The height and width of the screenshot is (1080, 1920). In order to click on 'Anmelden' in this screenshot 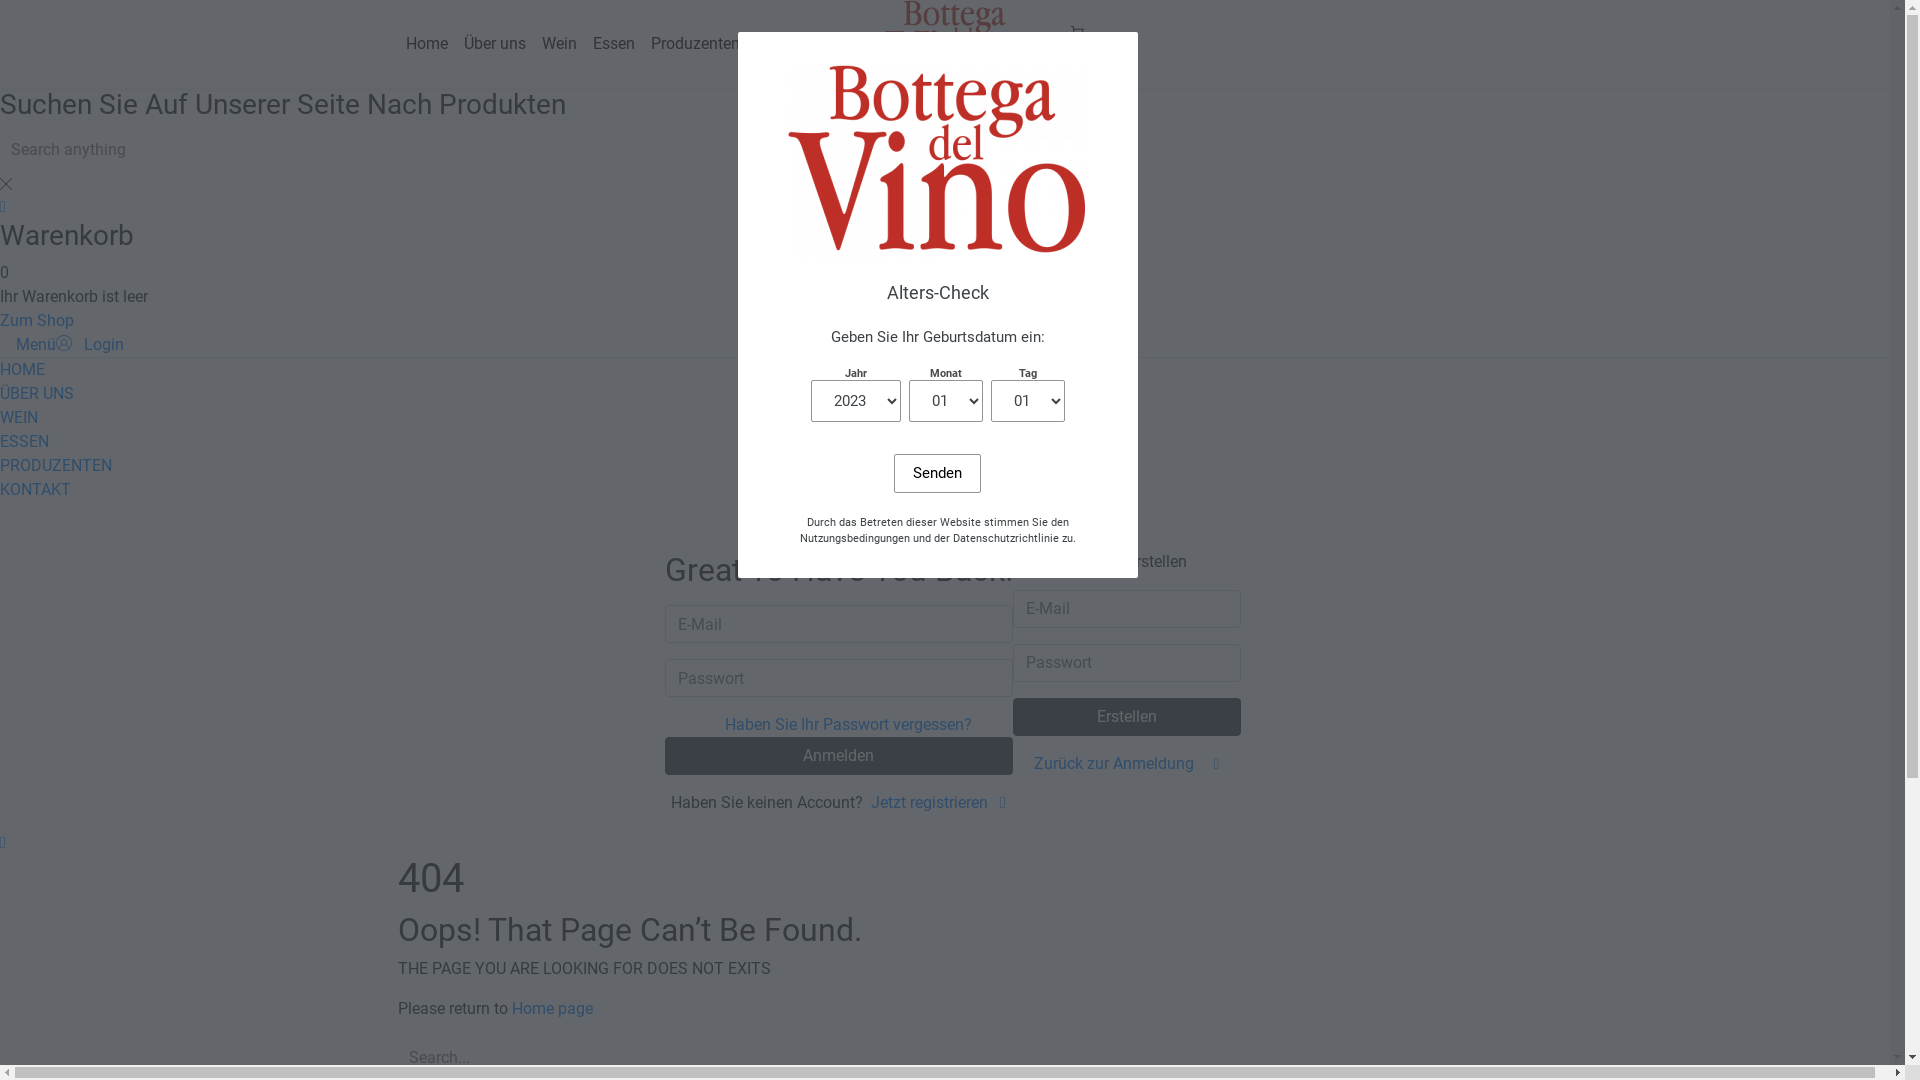, I will do `click(838, 756)`.